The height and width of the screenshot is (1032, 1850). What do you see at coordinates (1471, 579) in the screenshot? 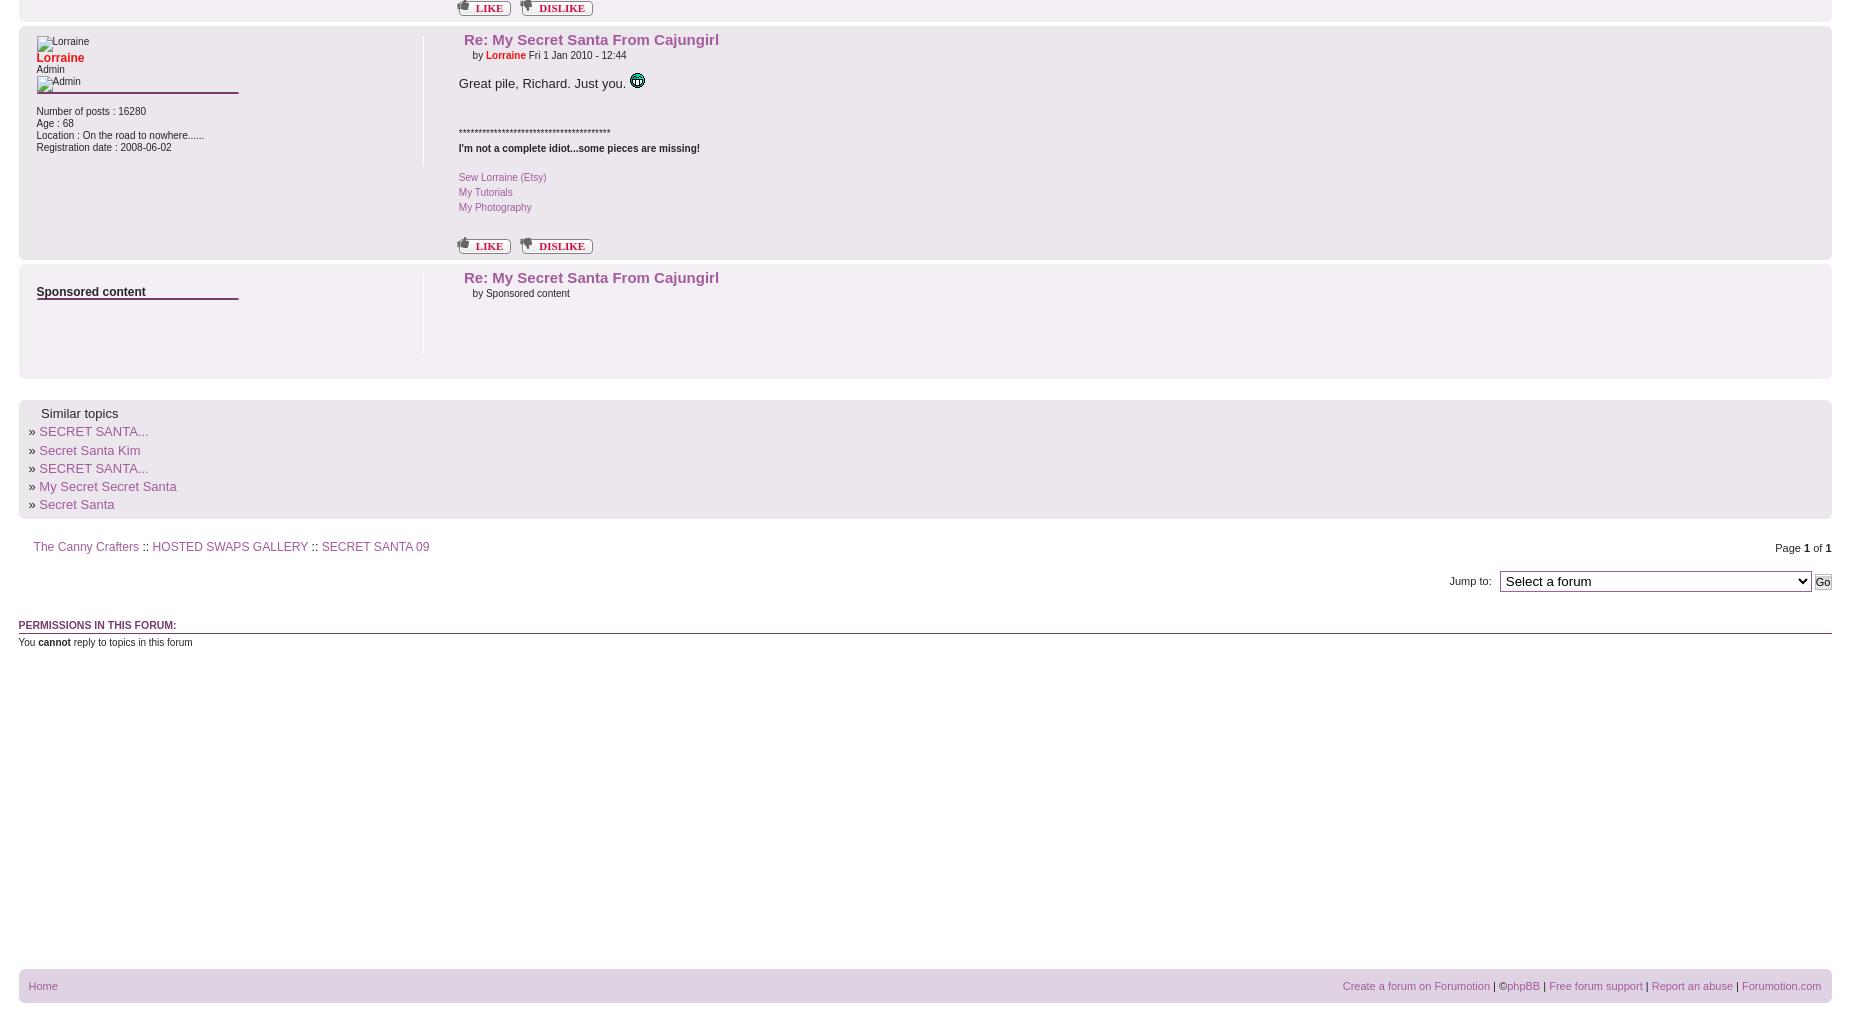
I see `'Jump to:'` at bounding box center [1471, 579].